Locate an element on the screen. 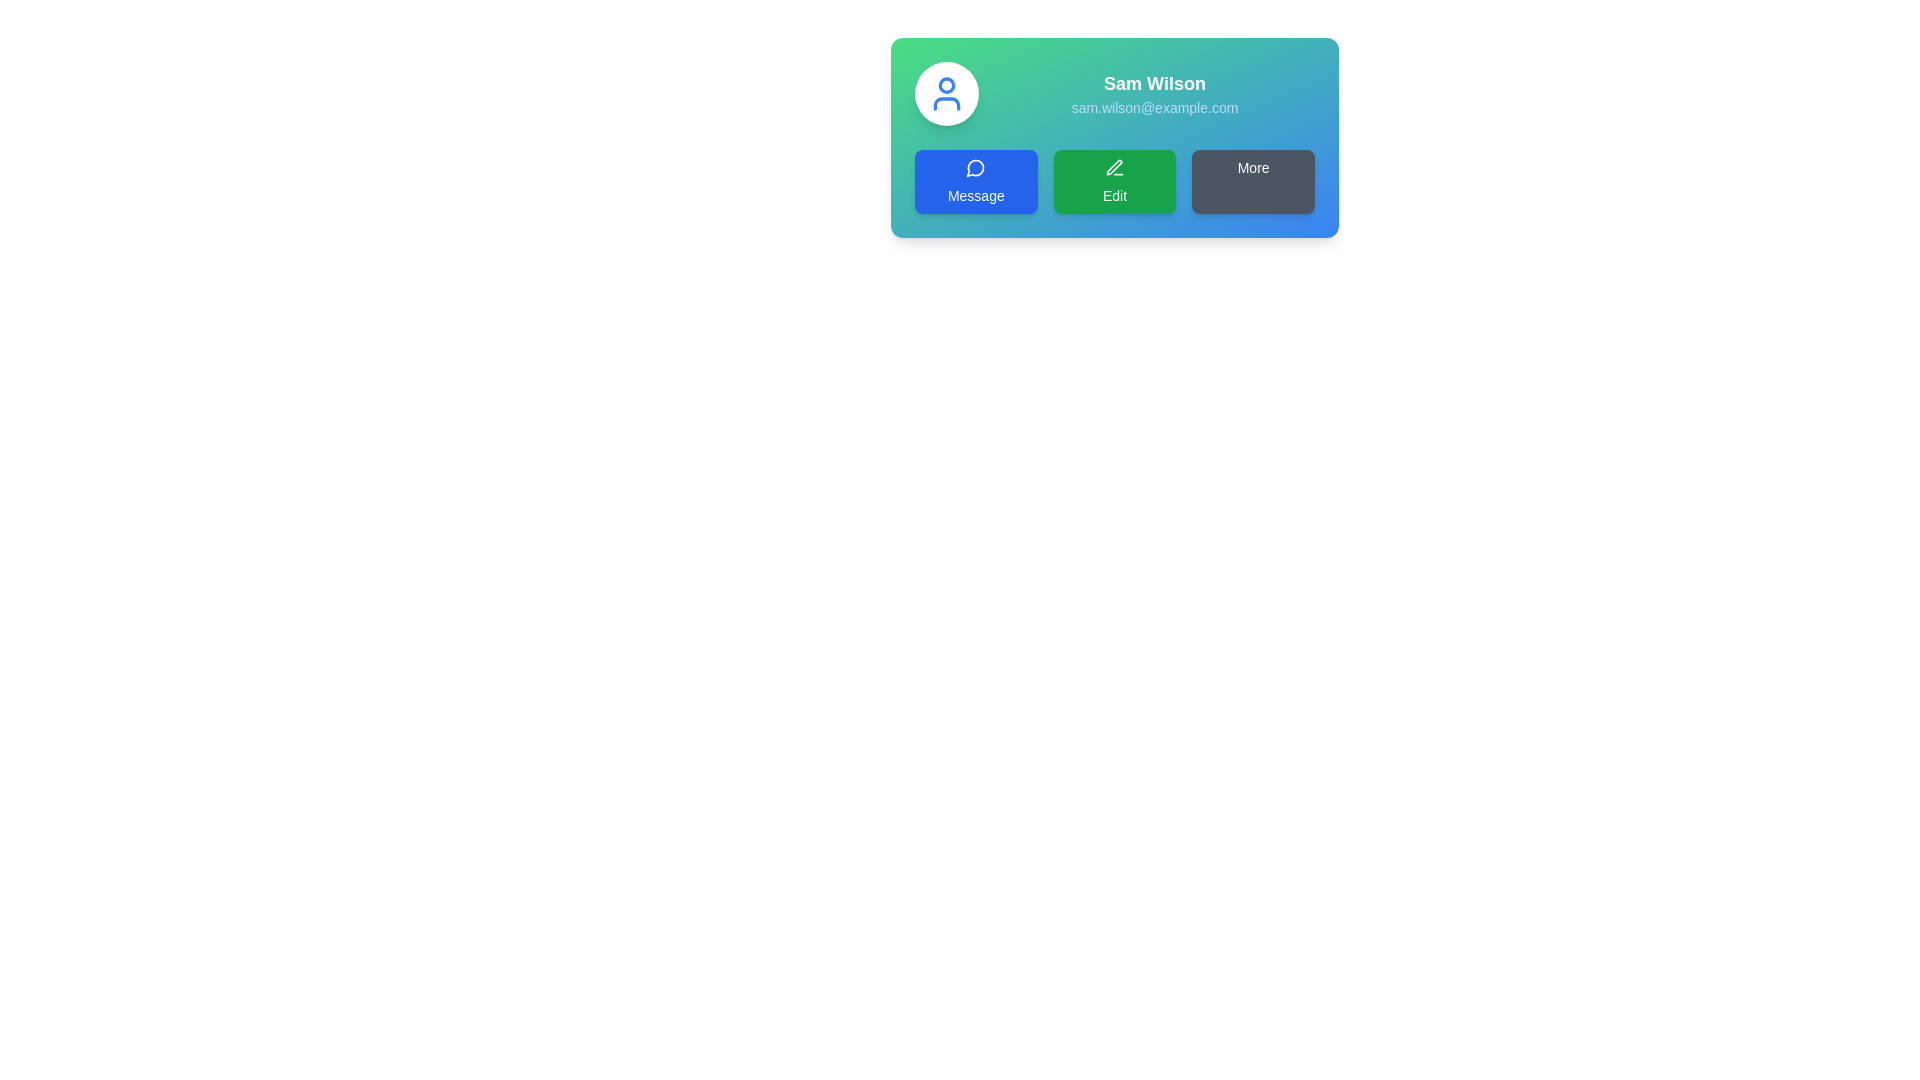 This screenshot has width=1920, height=1080. the 'Message' button with a blue background and a chat bubble icon for accessibility navigation is located at coordinates (976, 181).